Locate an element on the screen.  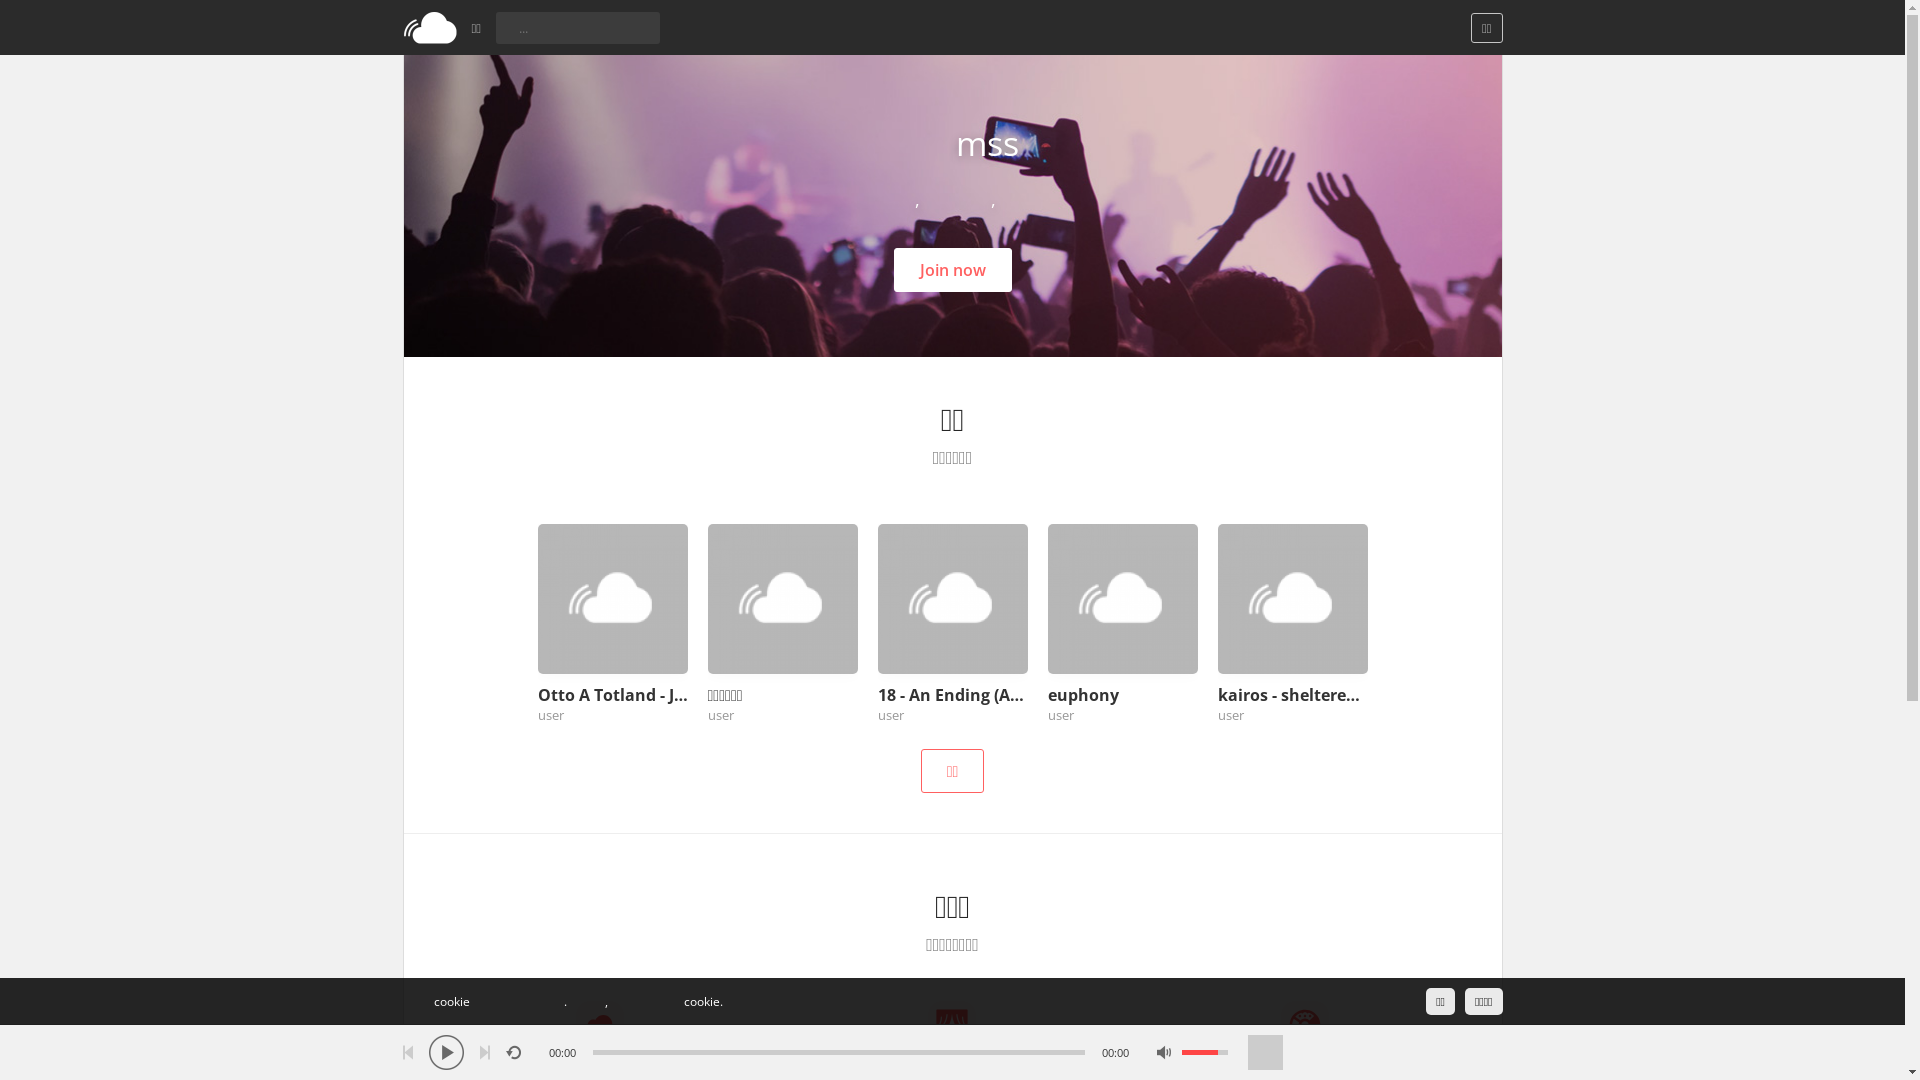
'18 - An Ending (Ascent)' is located at coordinates (952, 693).